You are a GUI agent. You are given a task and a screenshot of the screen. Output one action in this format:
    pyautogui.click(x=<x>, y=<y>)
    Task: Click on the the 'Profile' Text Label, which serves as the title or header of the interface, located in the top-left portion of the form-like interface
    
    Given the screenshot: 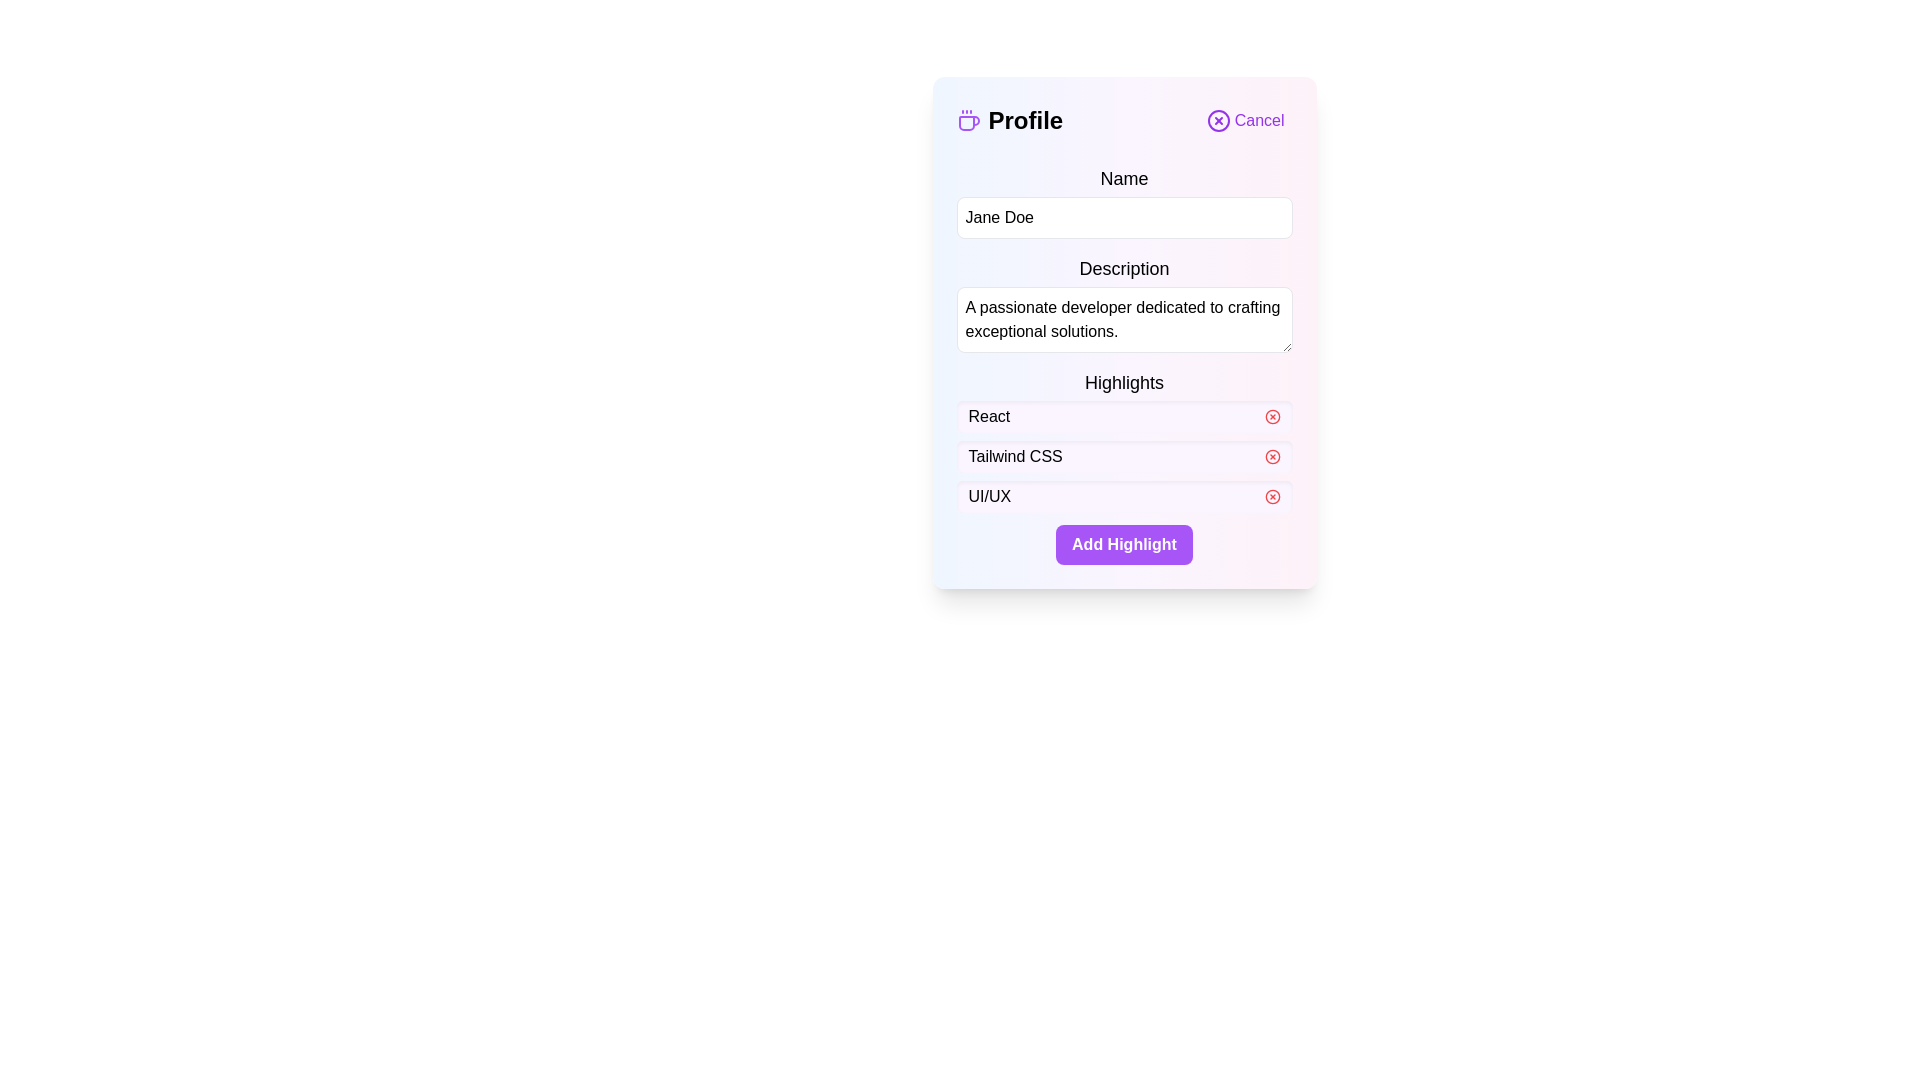 What is the action you would take?
    pyautogui.click(x=1009, y=120)
    